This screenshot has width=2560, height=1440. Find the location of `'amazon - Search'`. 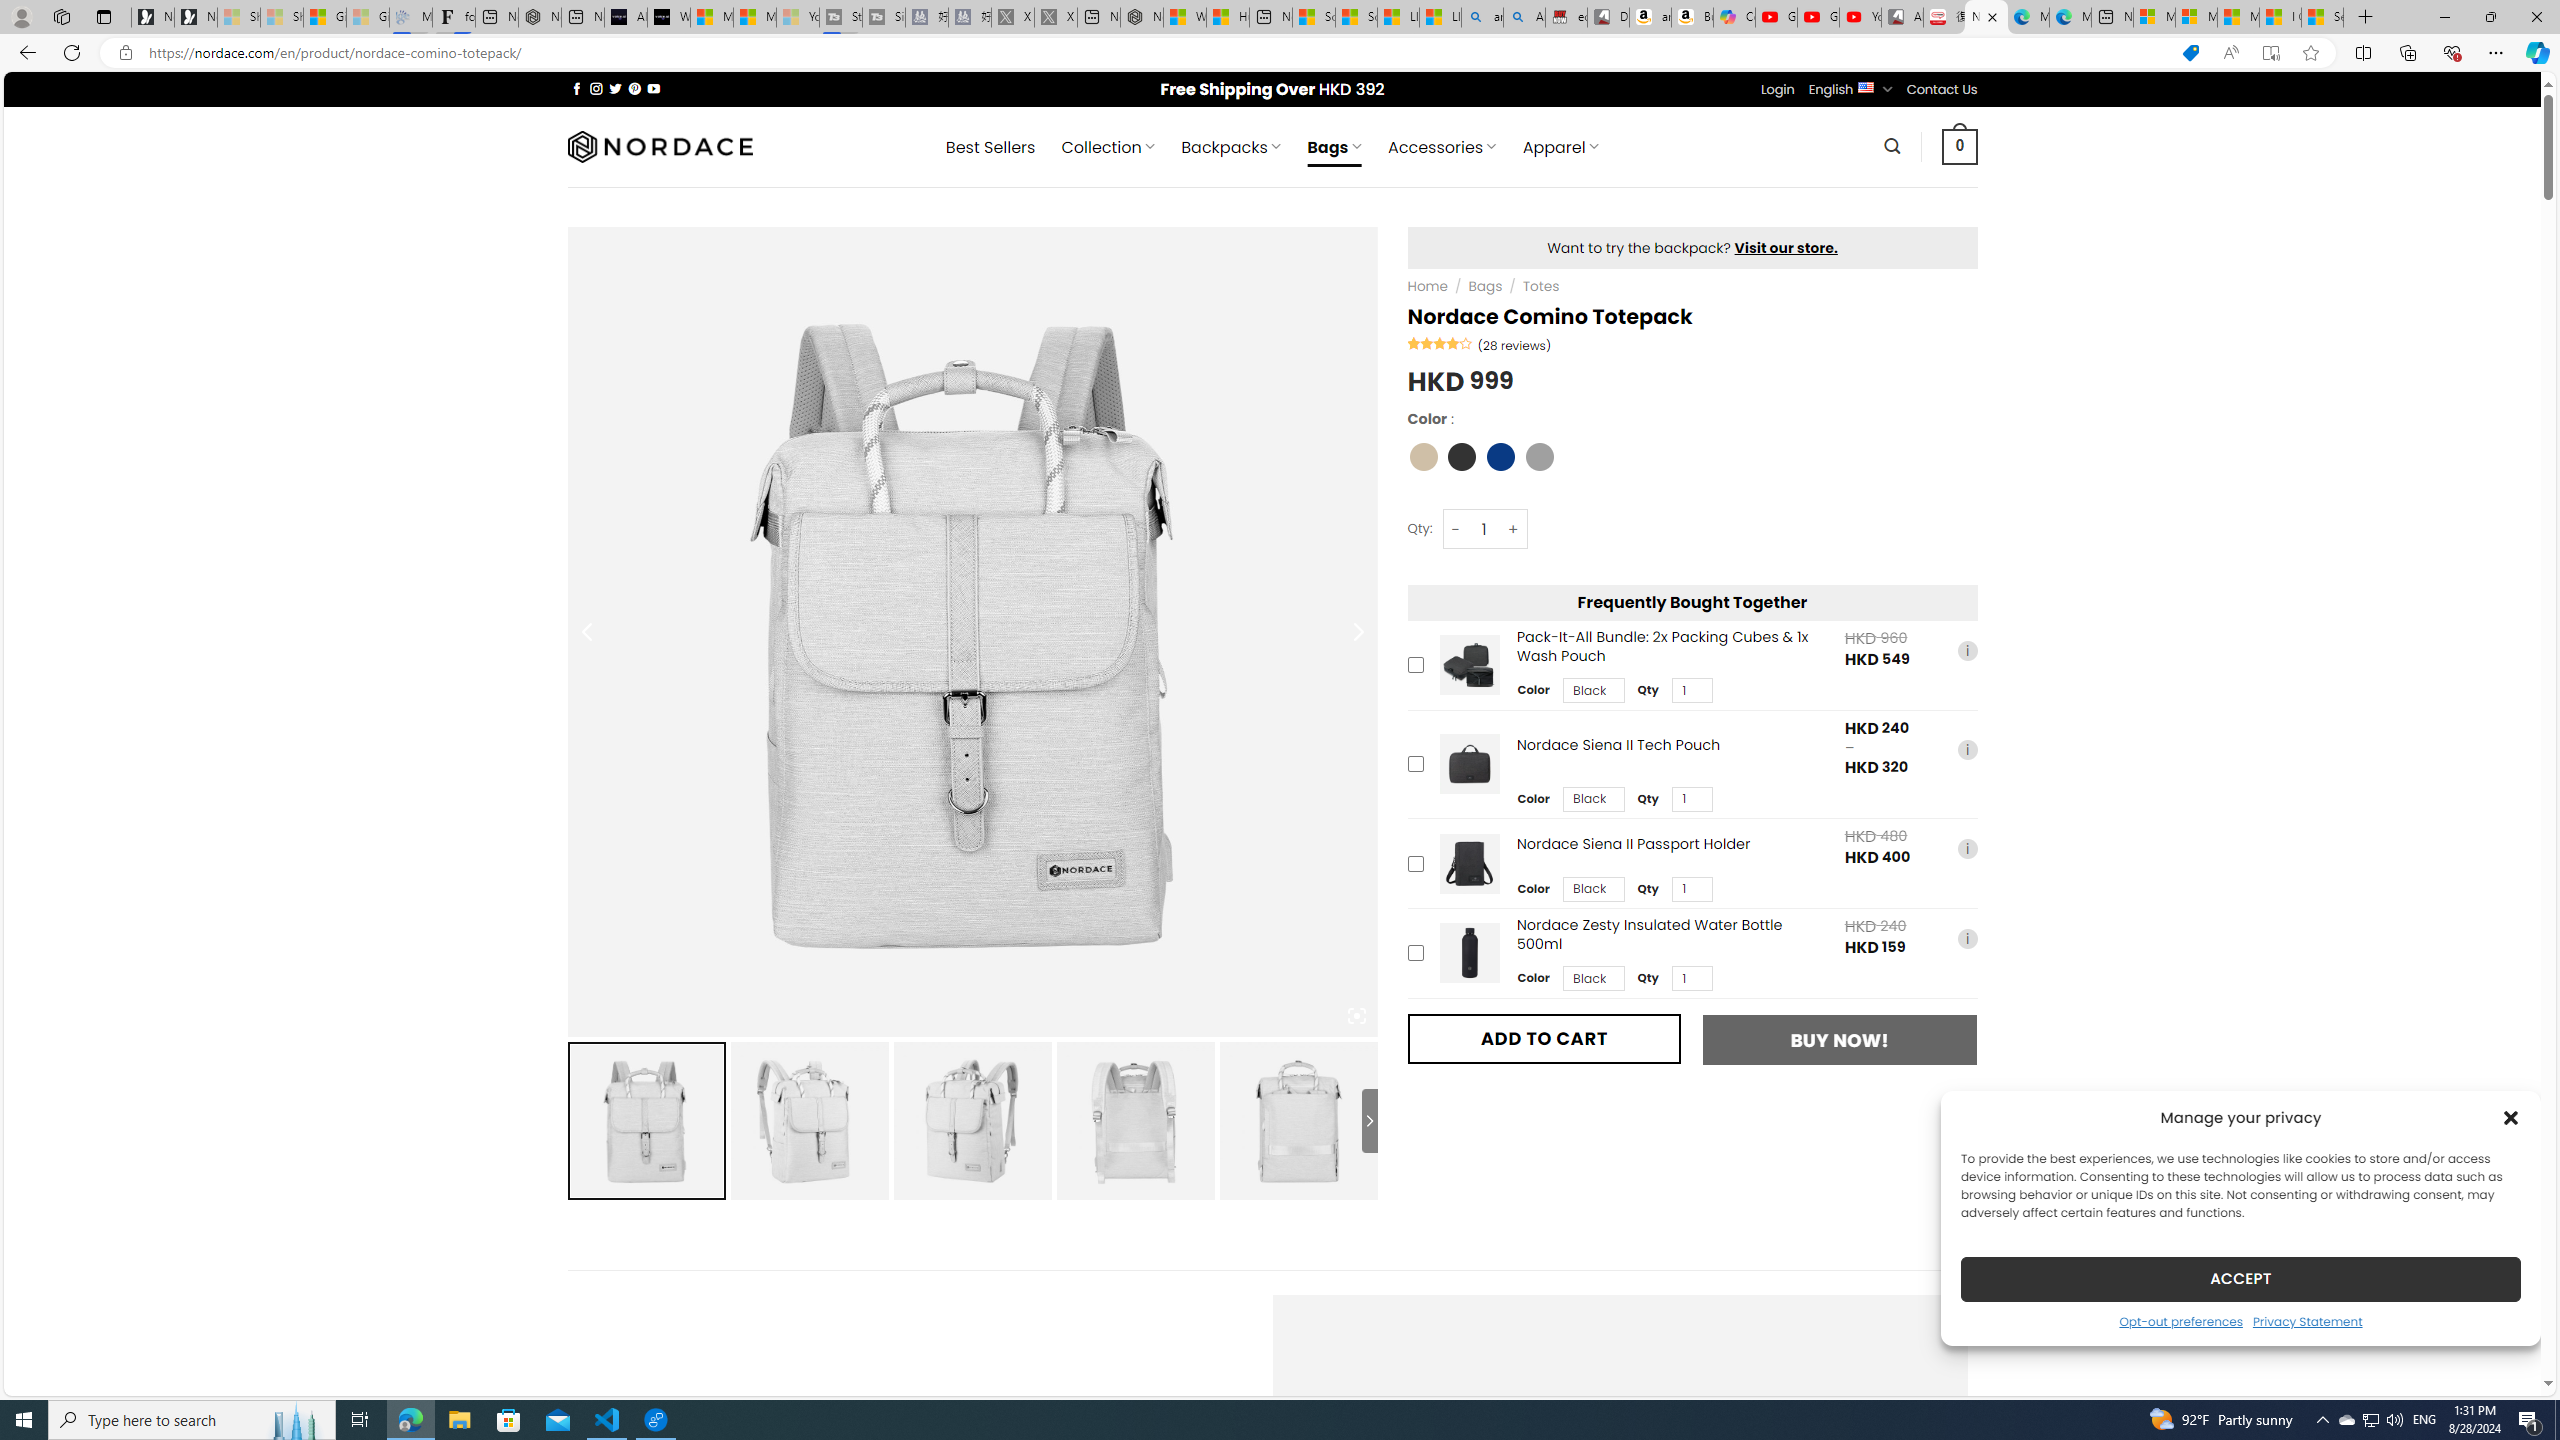

'amazon - Search' is located at coordinates (1483, 16).